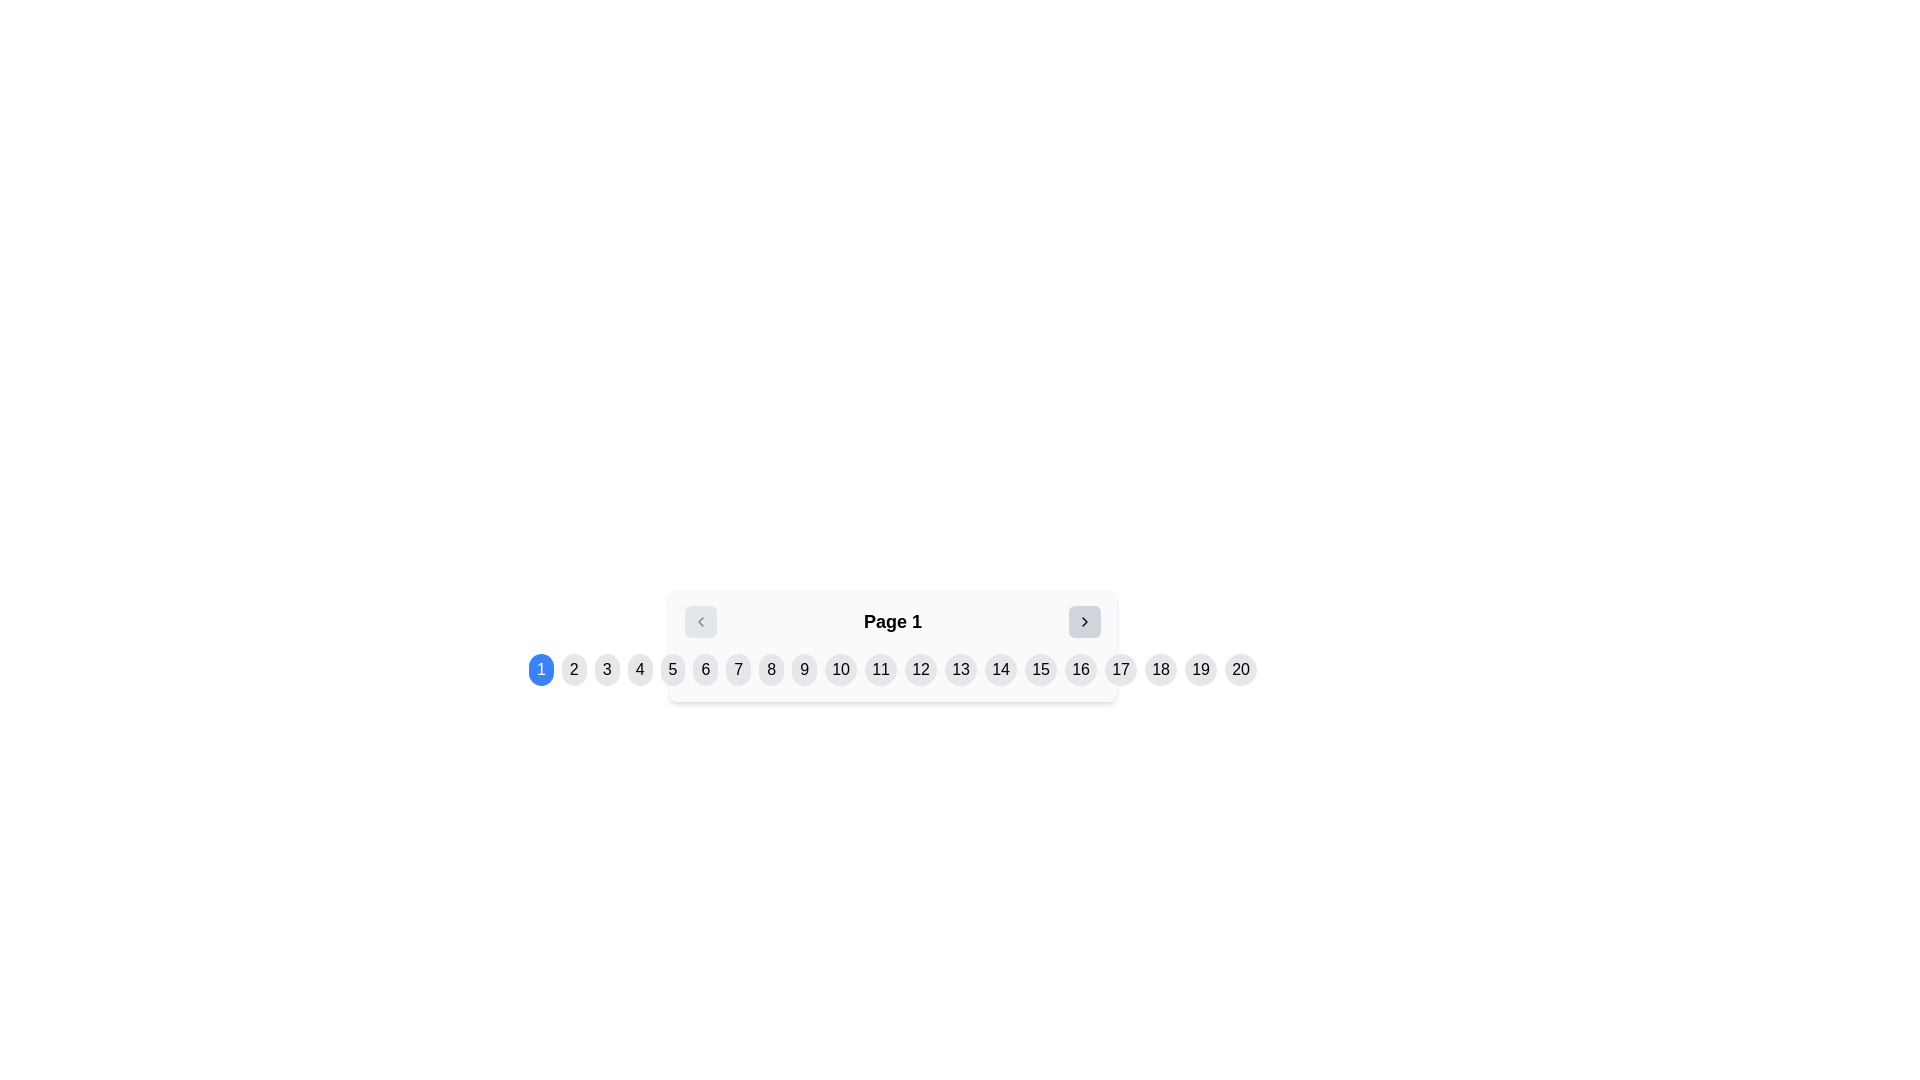 This screenshot has height=1080, width=1920. Describe the element at coordinates (1161, 670) in the screenshot. I see `the circular button displaying '18' with a light gray background to observe the hover effect` at that location.